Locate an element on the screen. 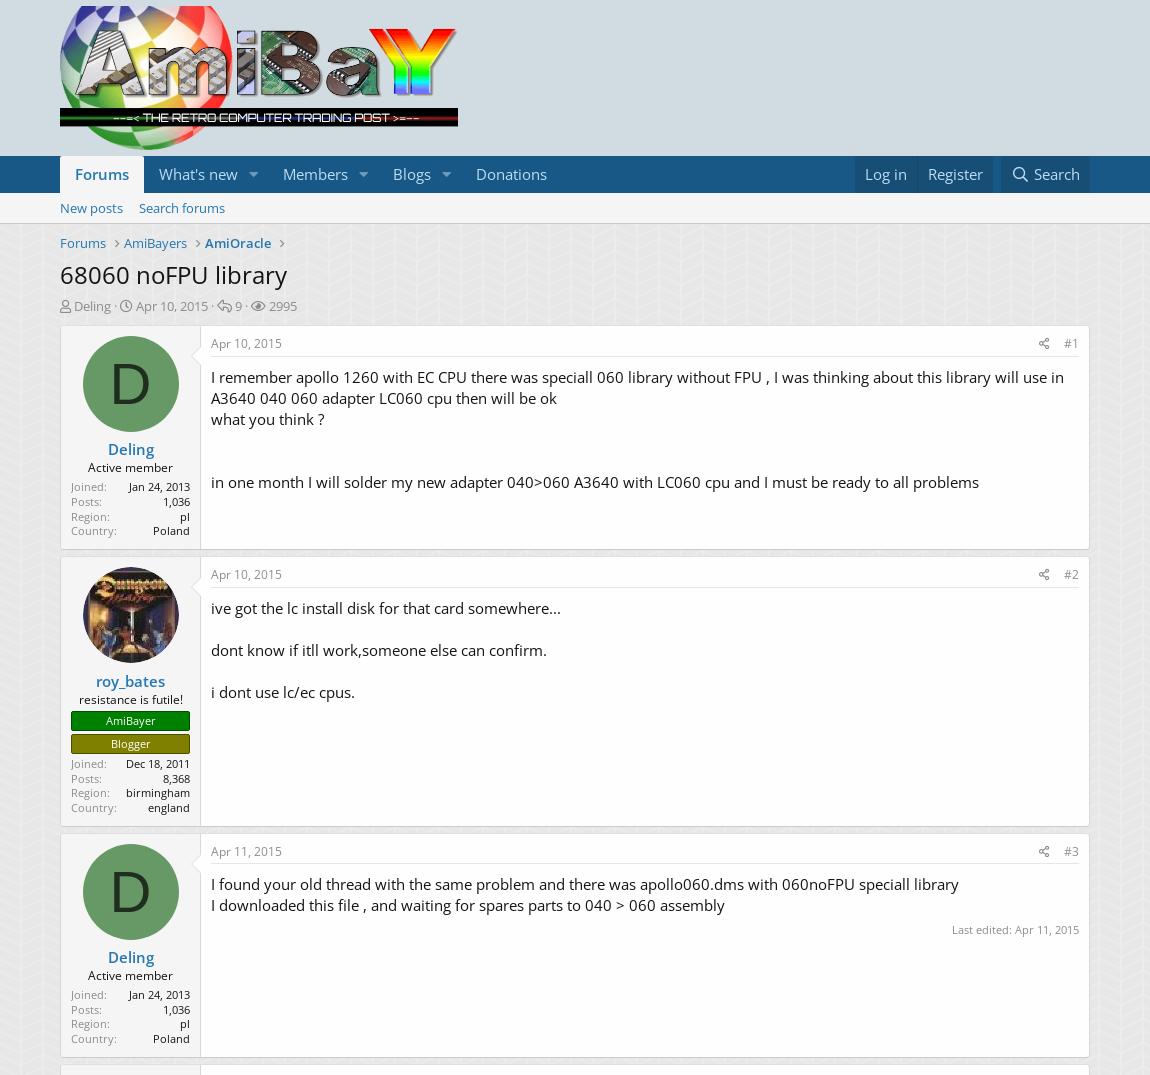  'AmiBayers' is located at coordinates (154, 240).